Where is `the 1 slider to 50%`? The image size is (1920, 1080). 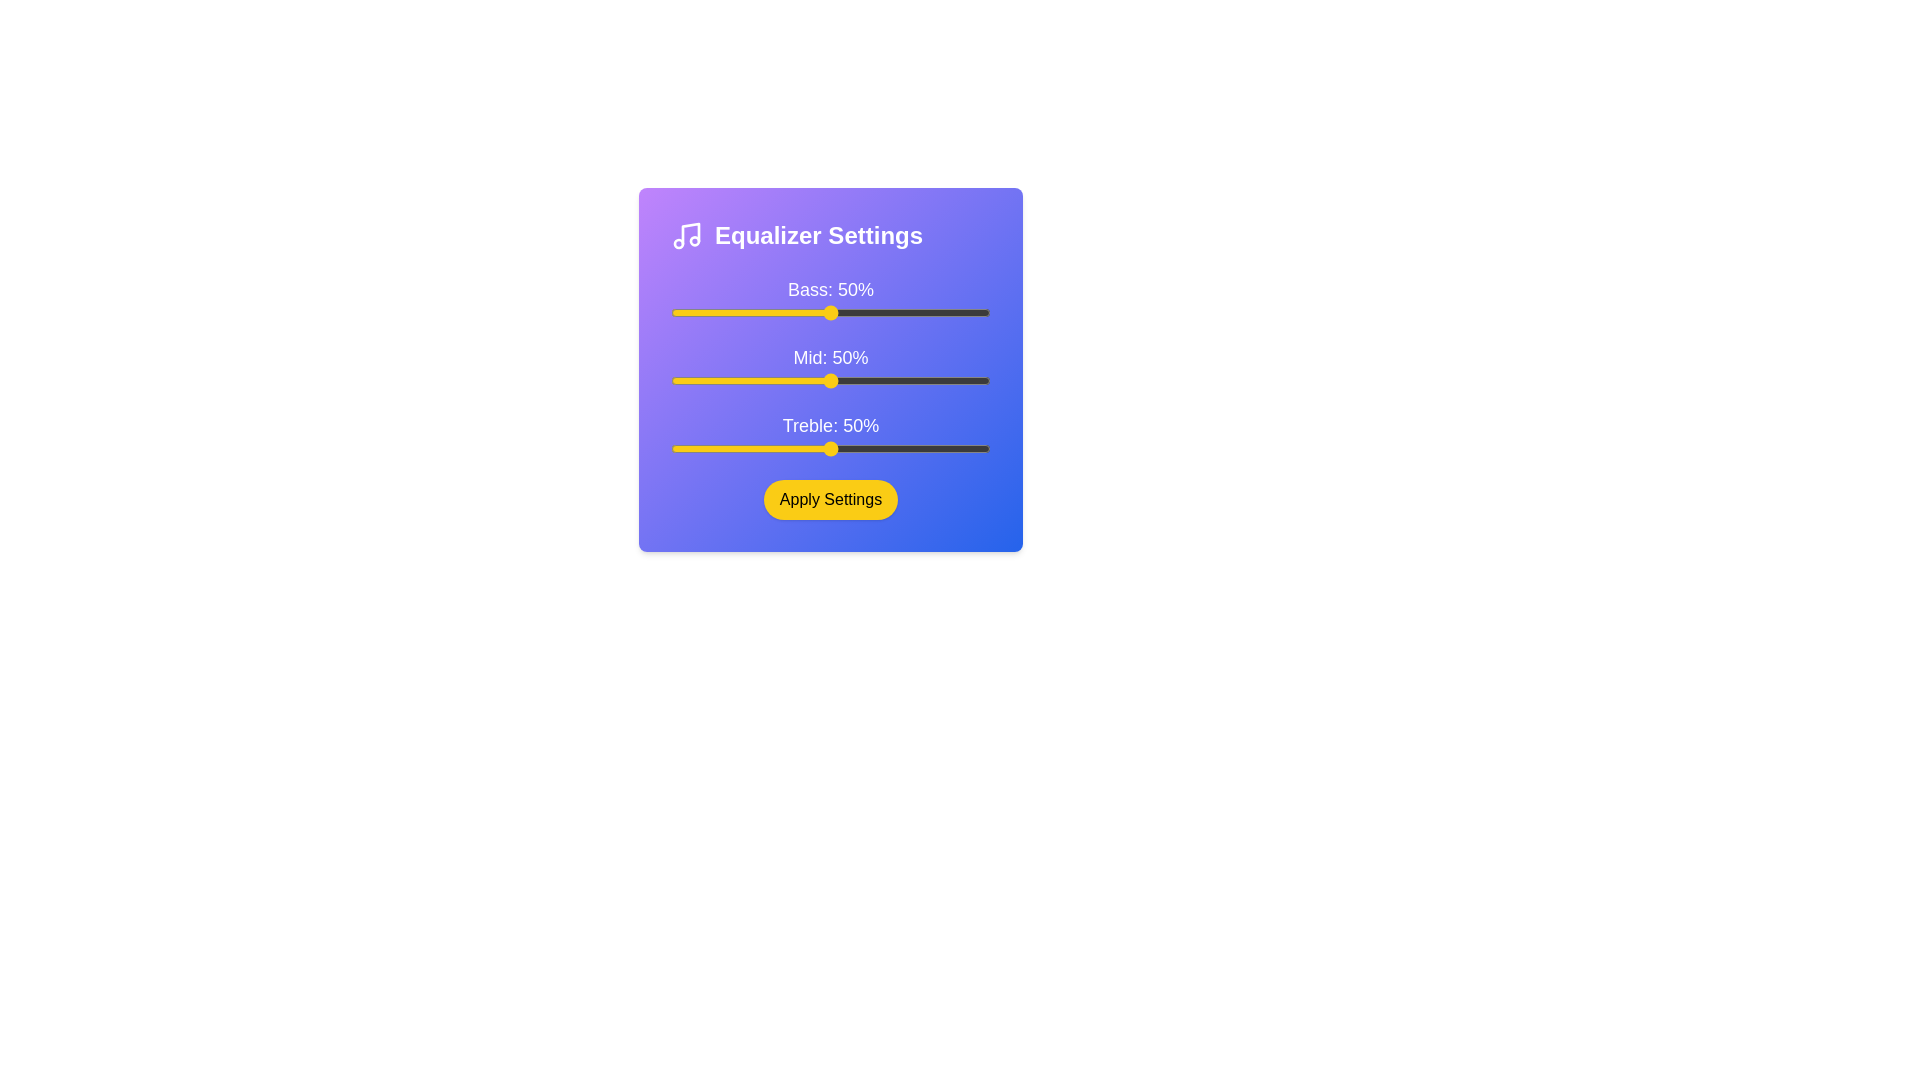
the 1 slider to 50% is located at coordinates (990, 381).